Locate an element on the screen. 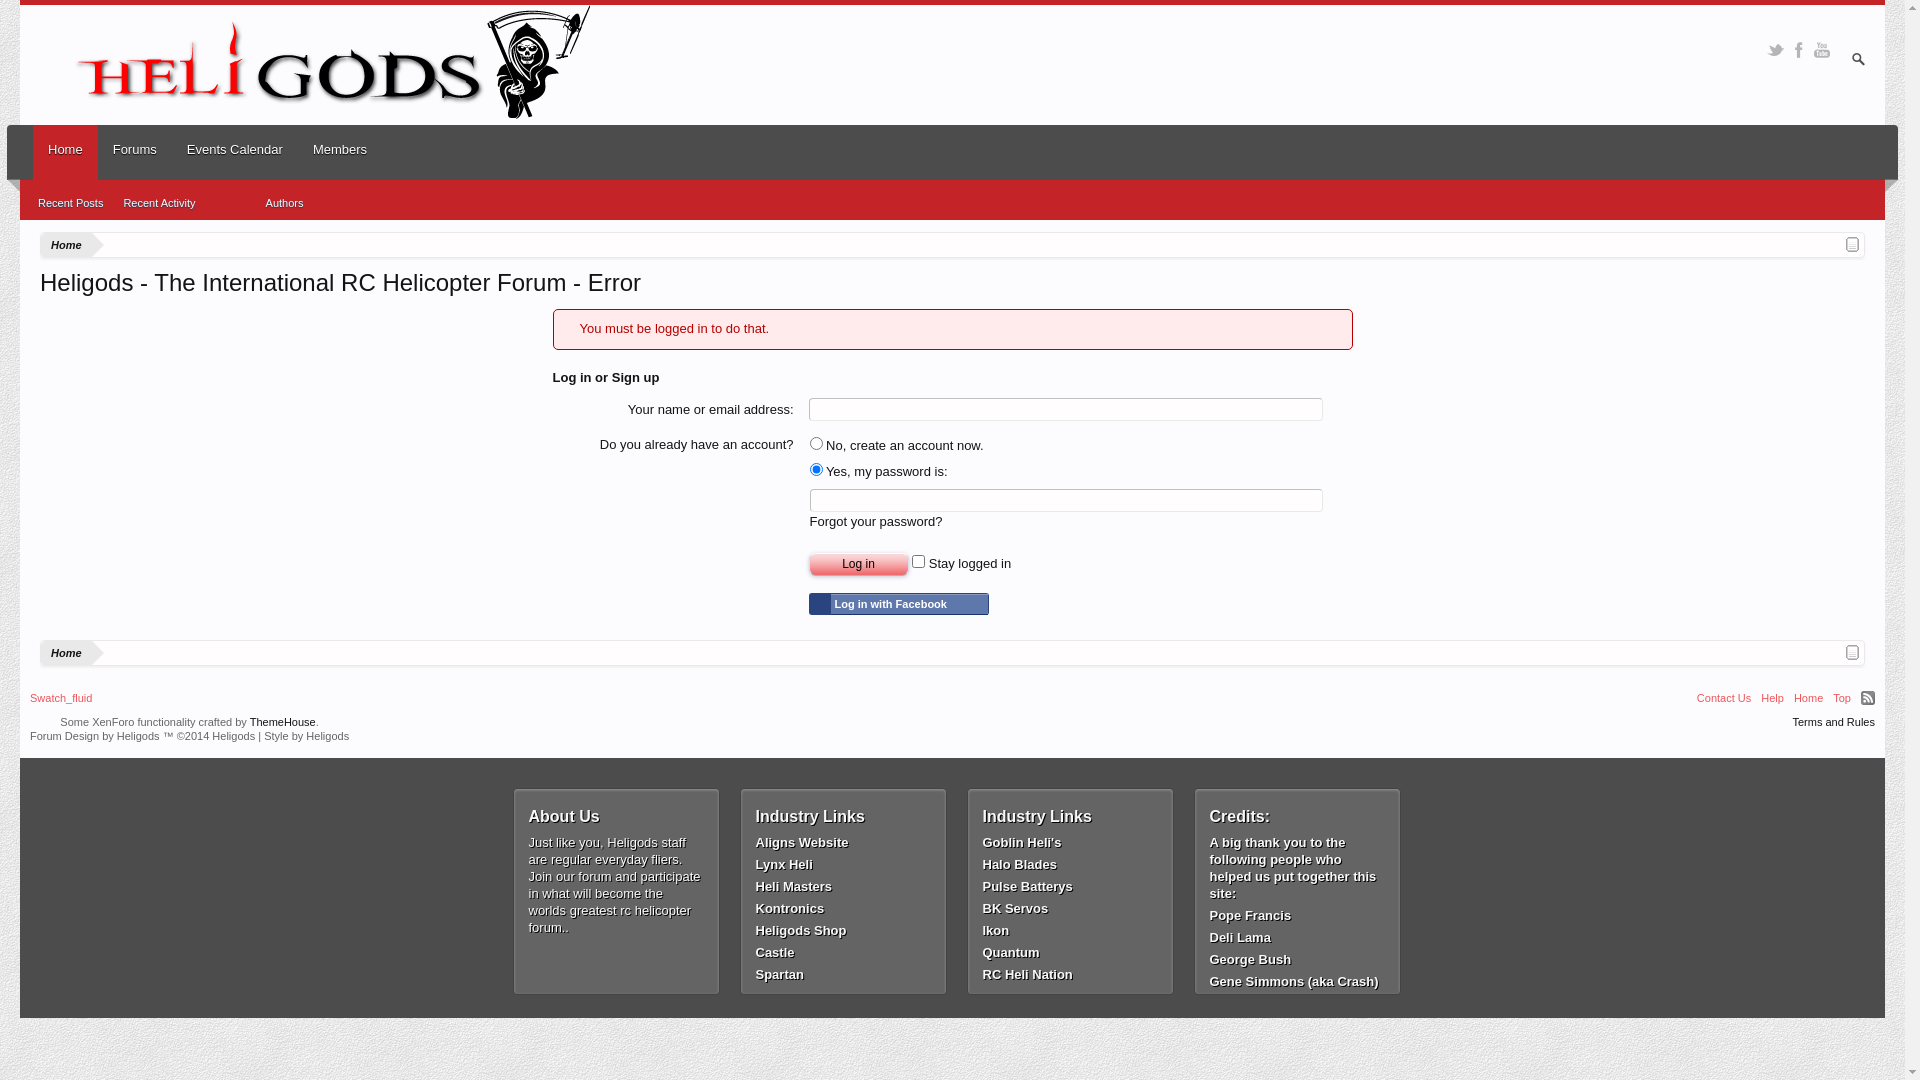  'Log in with Facebook' is located at coordinates (807, 603).